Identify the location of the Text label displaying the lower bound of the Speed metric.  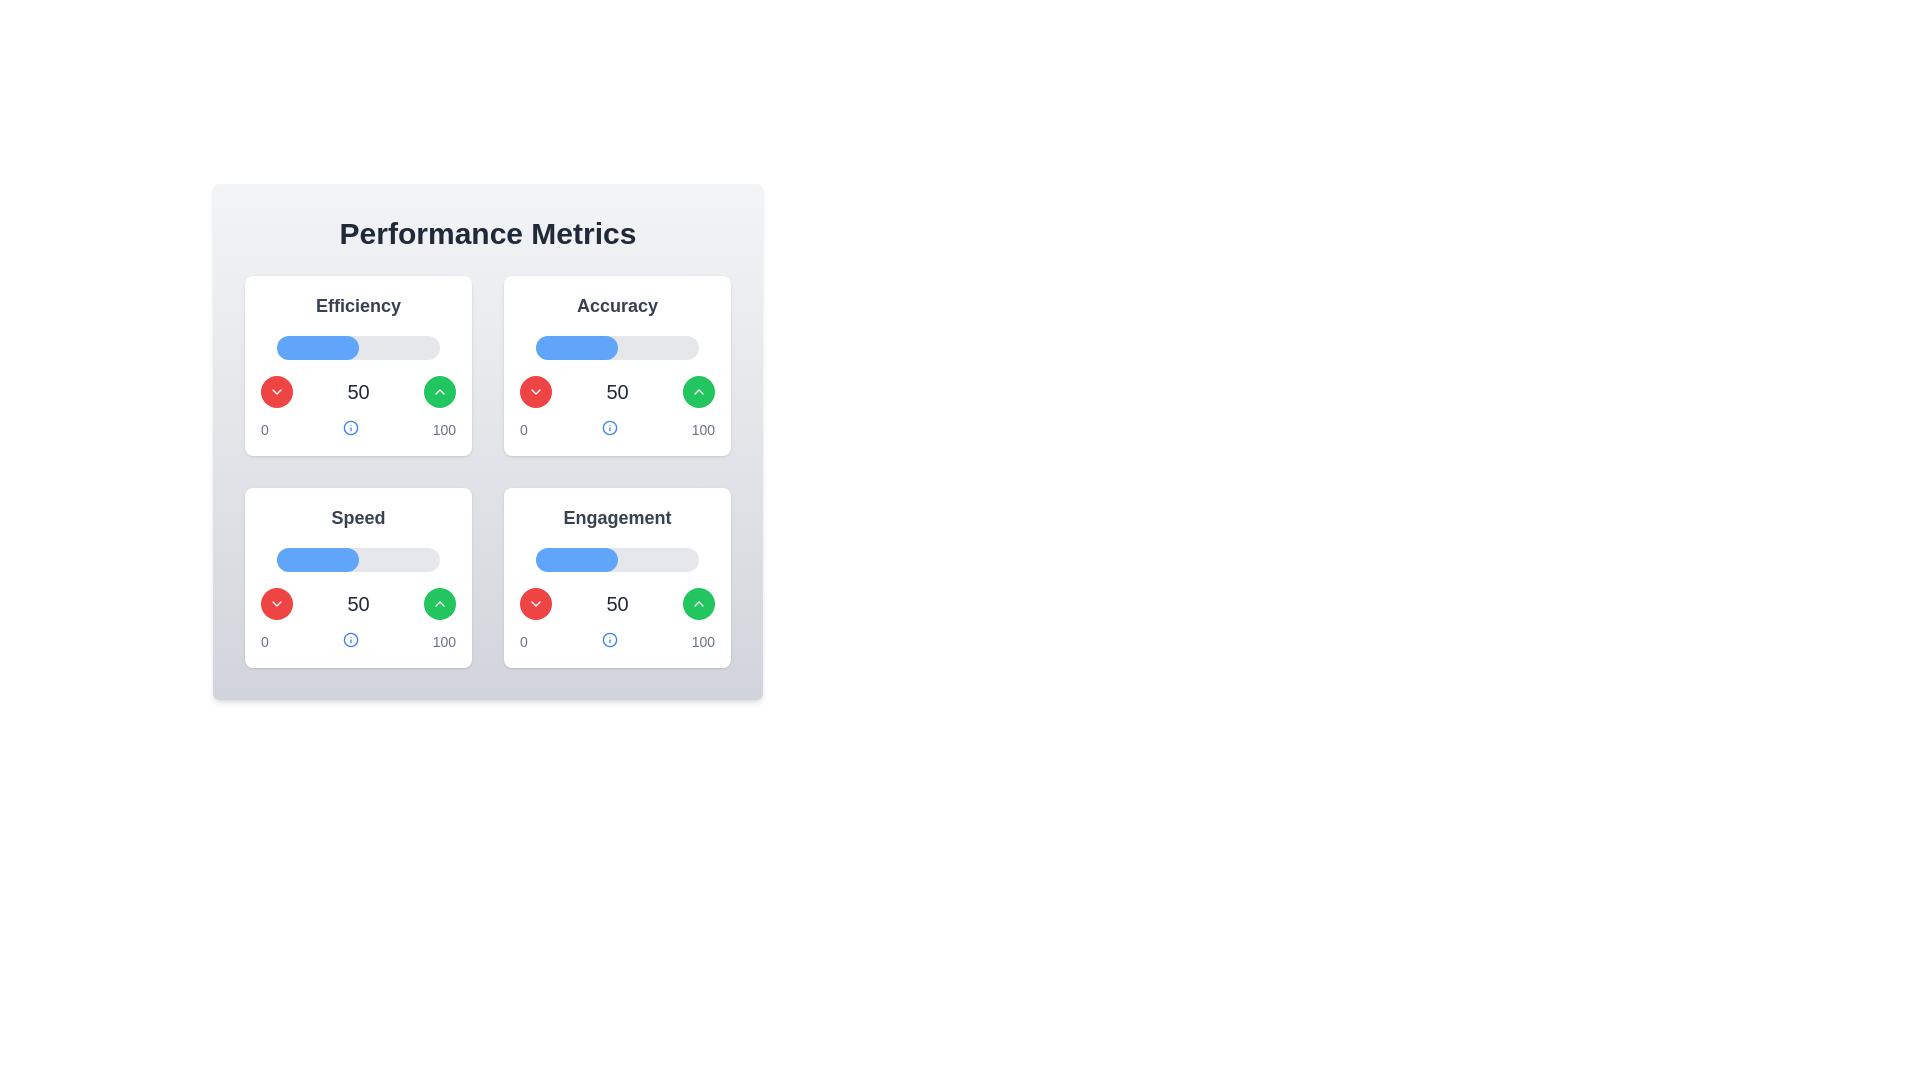
(263, 641).